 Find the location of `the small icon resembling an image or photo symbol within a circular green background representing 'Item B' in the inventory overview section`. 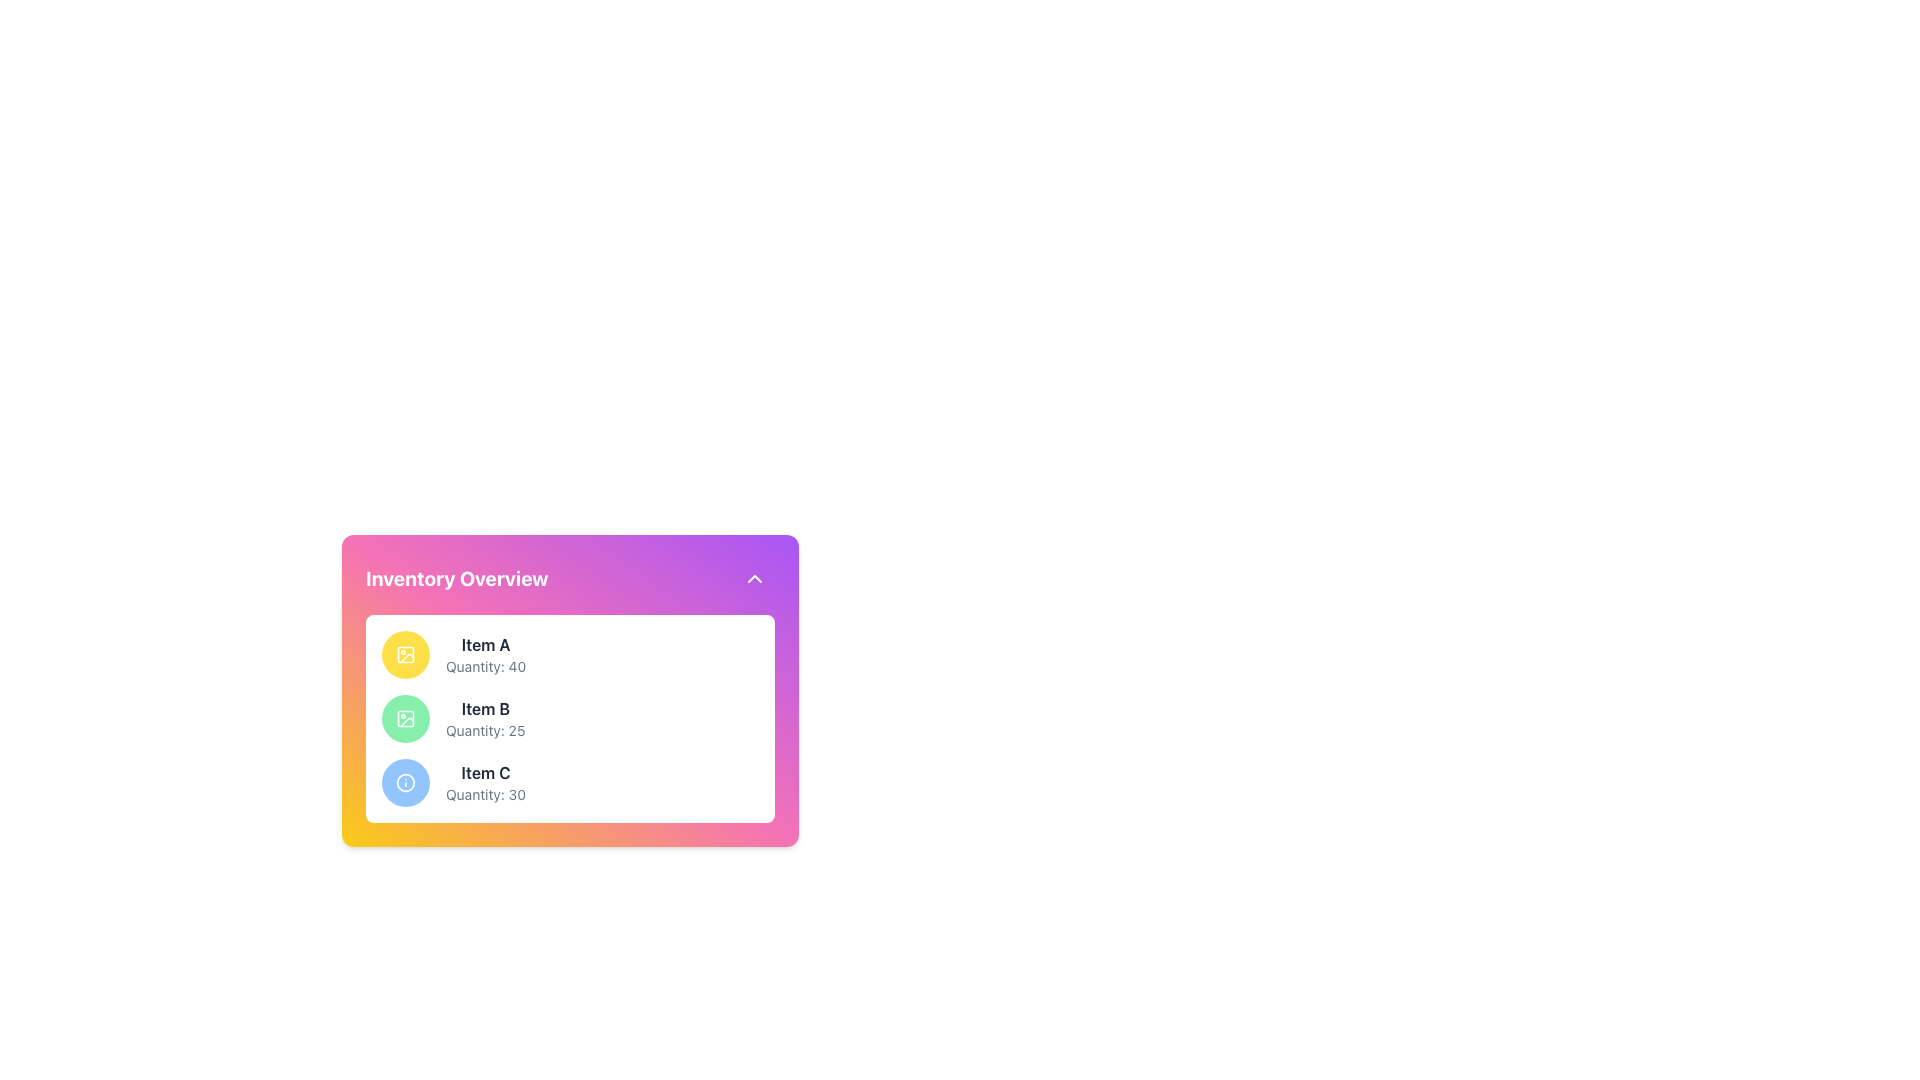

the small icon resembling an image or photo symbol within a circular green background representing 'Item B' in the inventory overview section is located at coordinates (405, 717).